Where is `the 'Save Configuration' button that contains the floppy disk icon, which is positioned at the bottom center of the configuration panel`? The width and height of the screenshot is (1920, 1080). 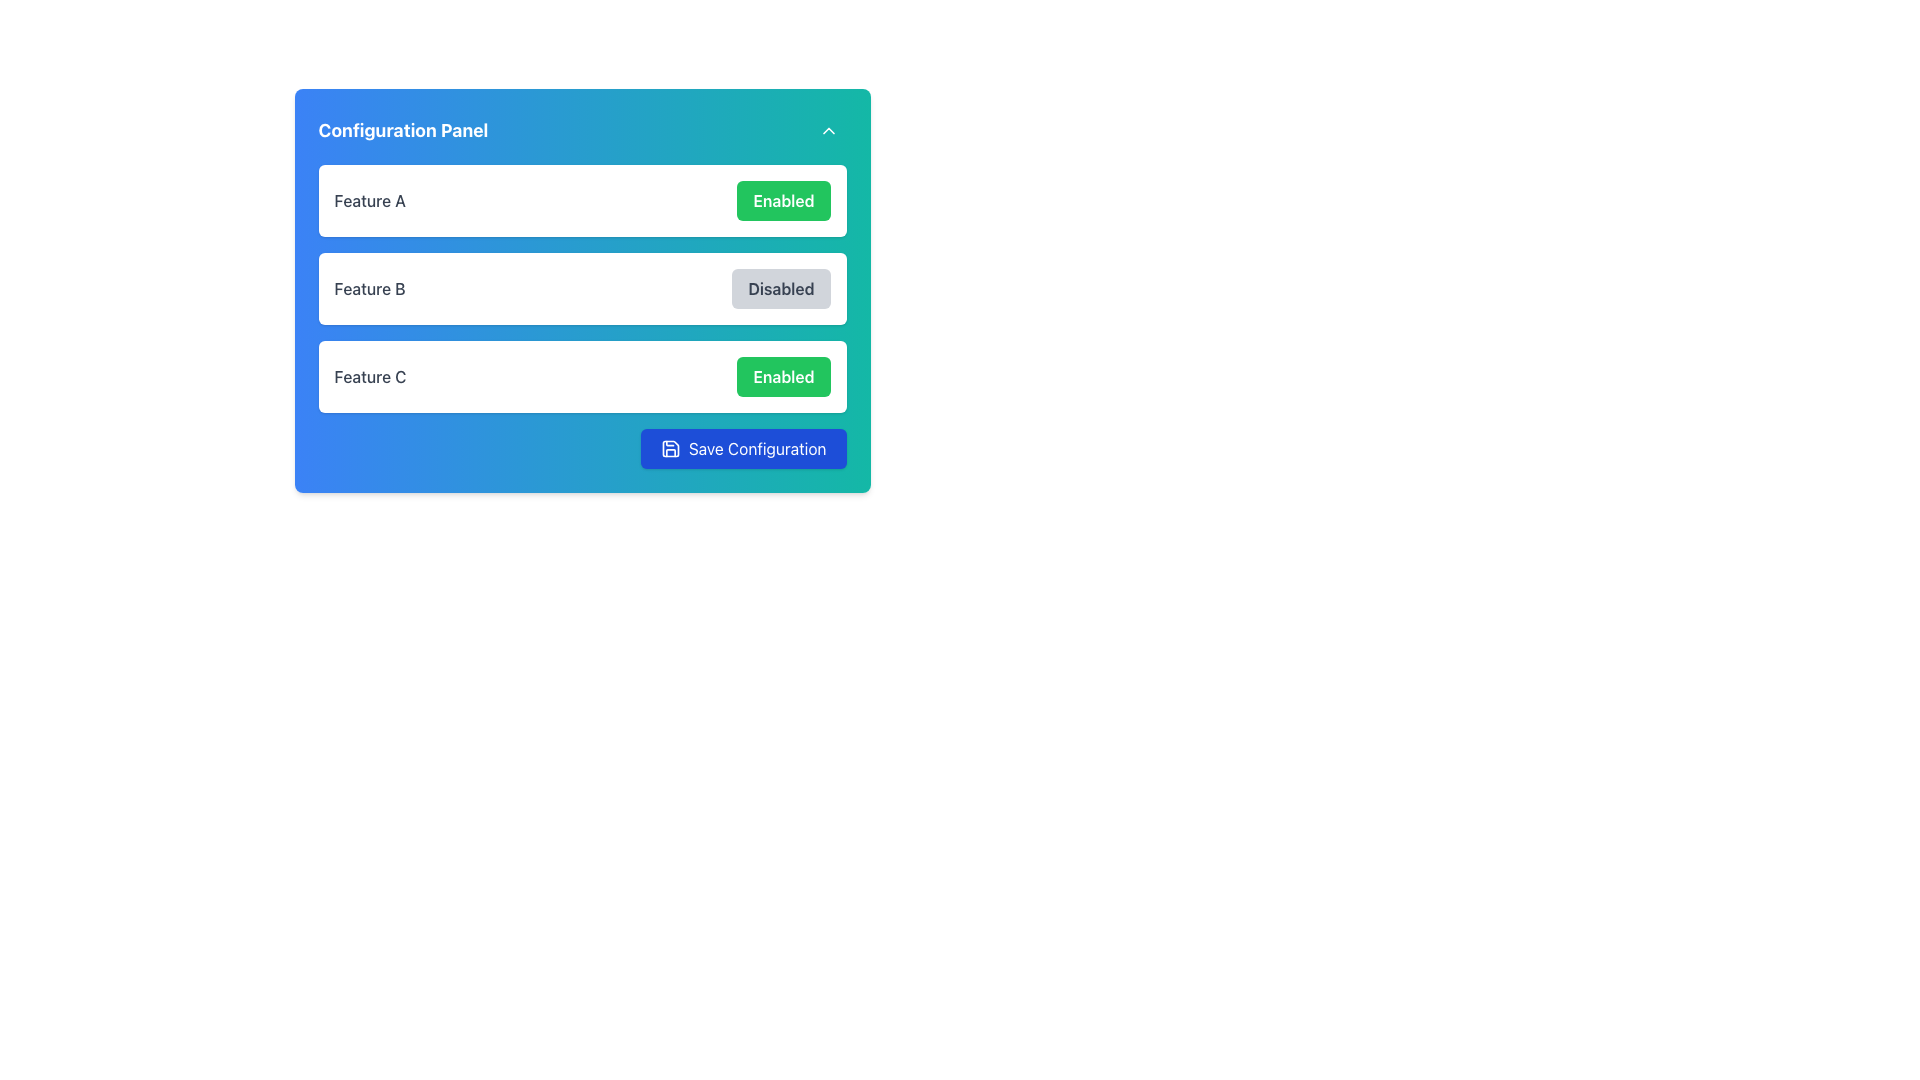
the 'Save Configuration' button that contains the floppy disk icon, which is positioned at the bottom center of the configuration panel is located at coordinates (670, 447).